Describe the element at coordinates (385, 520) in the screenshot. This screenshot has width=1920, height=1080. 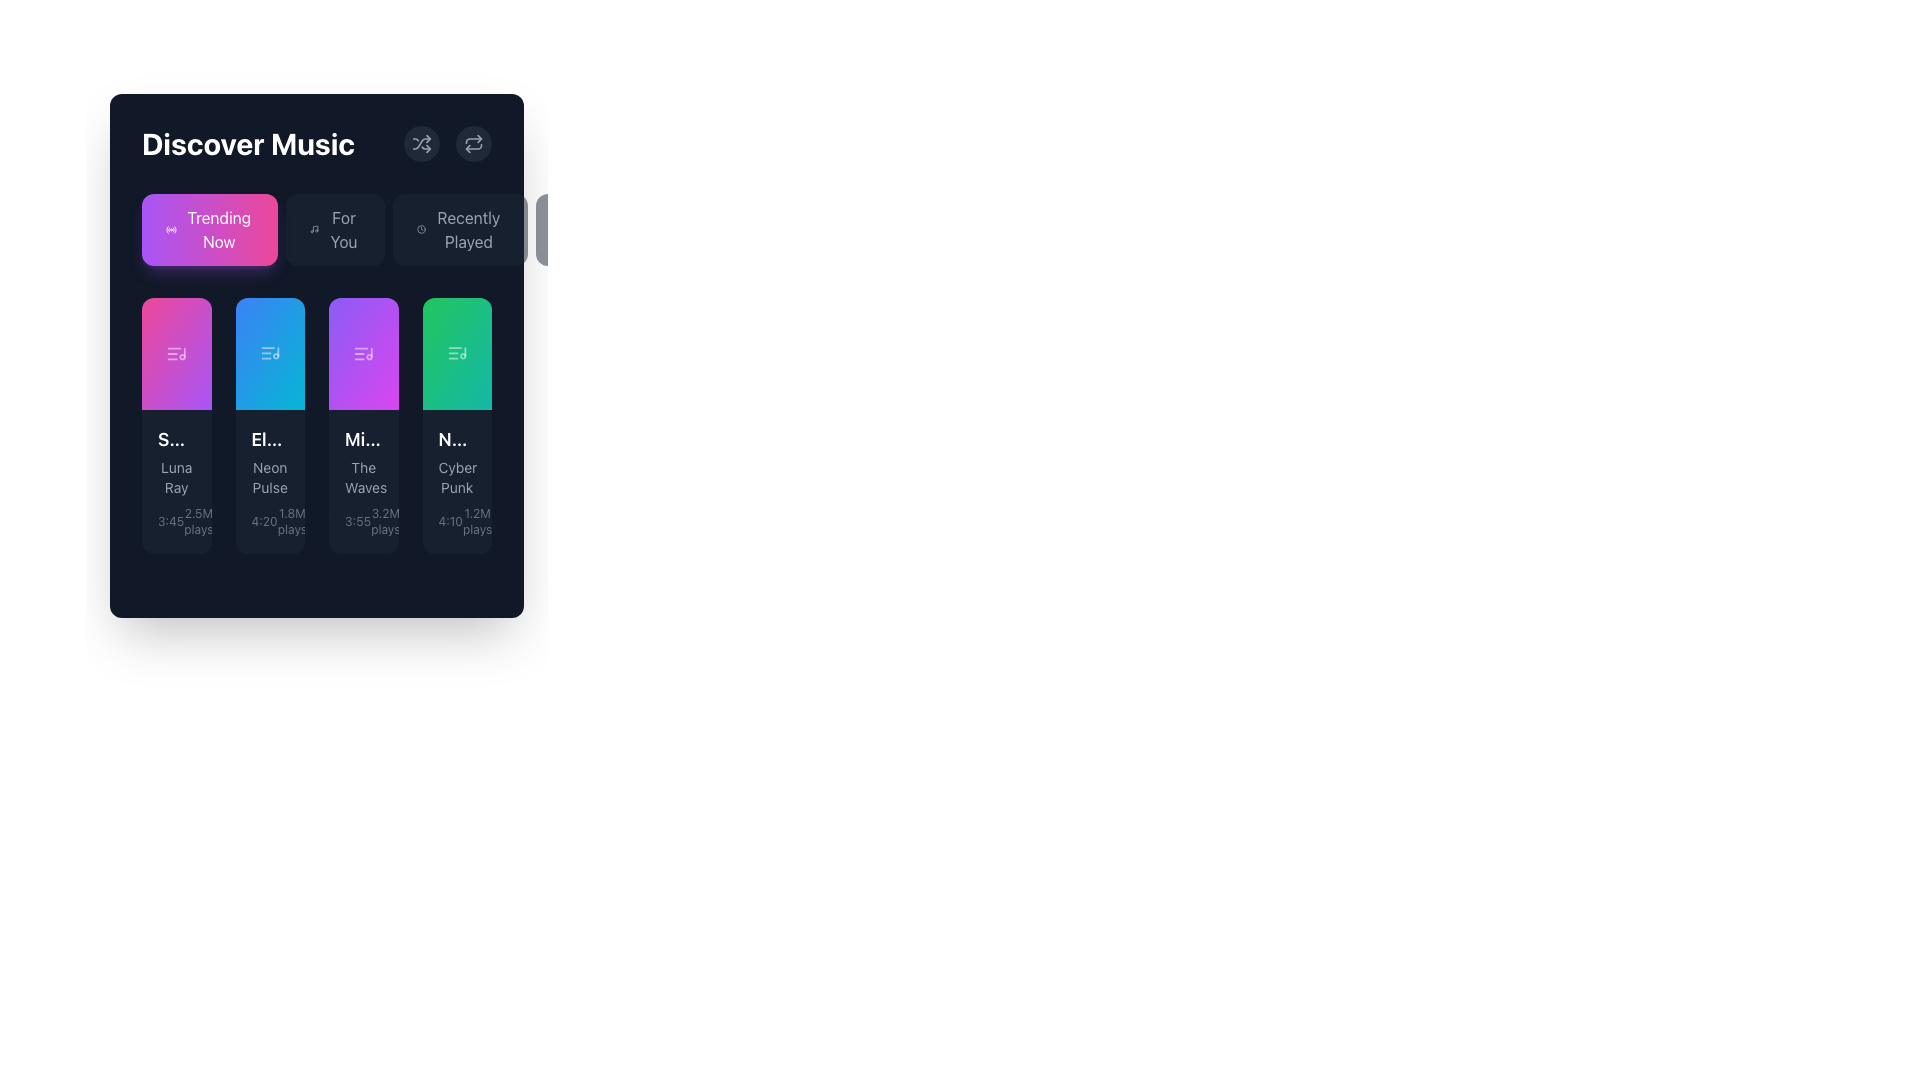
I see `the static text label displaying the number of plays for the third item in the 'Trending Now' section, located at the bottom-right corner of the card` at that location.